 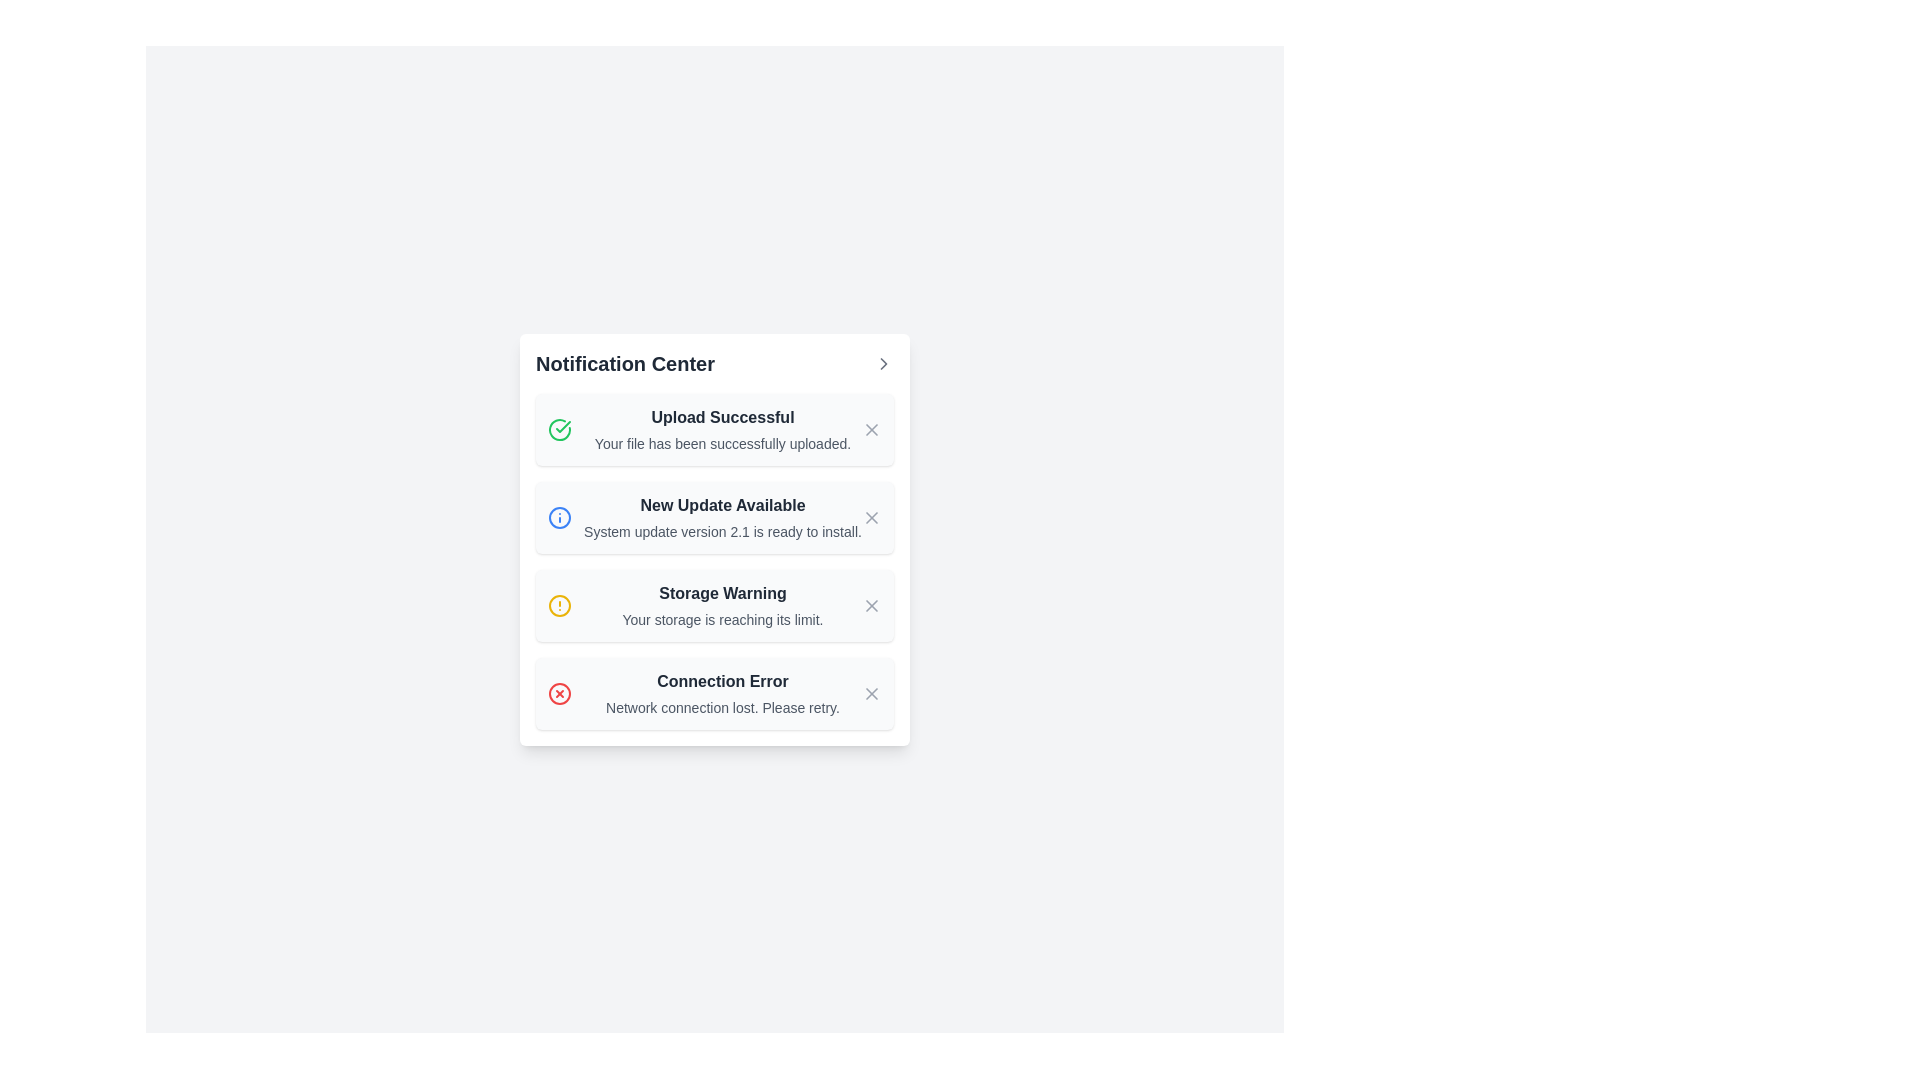 I want to click on the static text label that reads 'New Update Available', which is styled prominently and located in the Notification Center, between 'Upload Successful' and 'Storage Warning', so click(x=722, y=504).